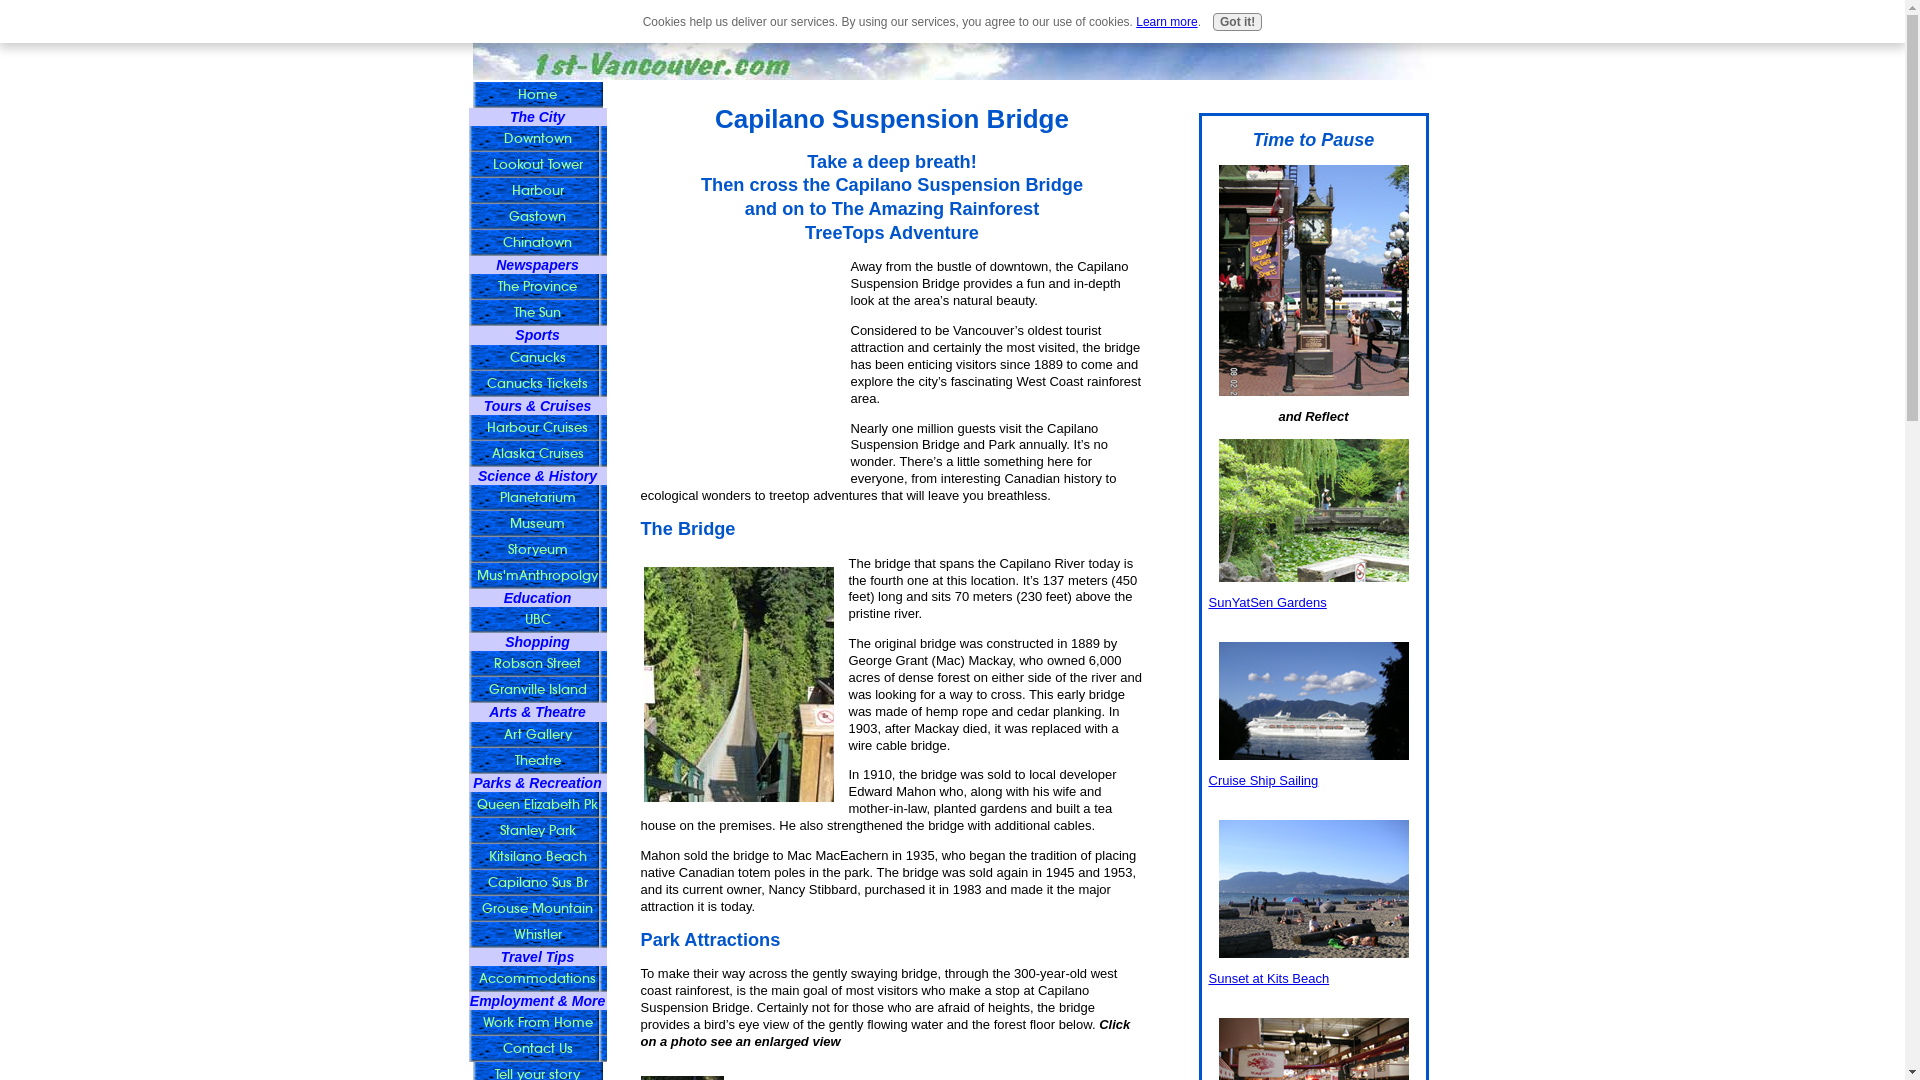 This screenshot has height=1080, width=1920. I want to click on 'Museum', so click(537, 523).